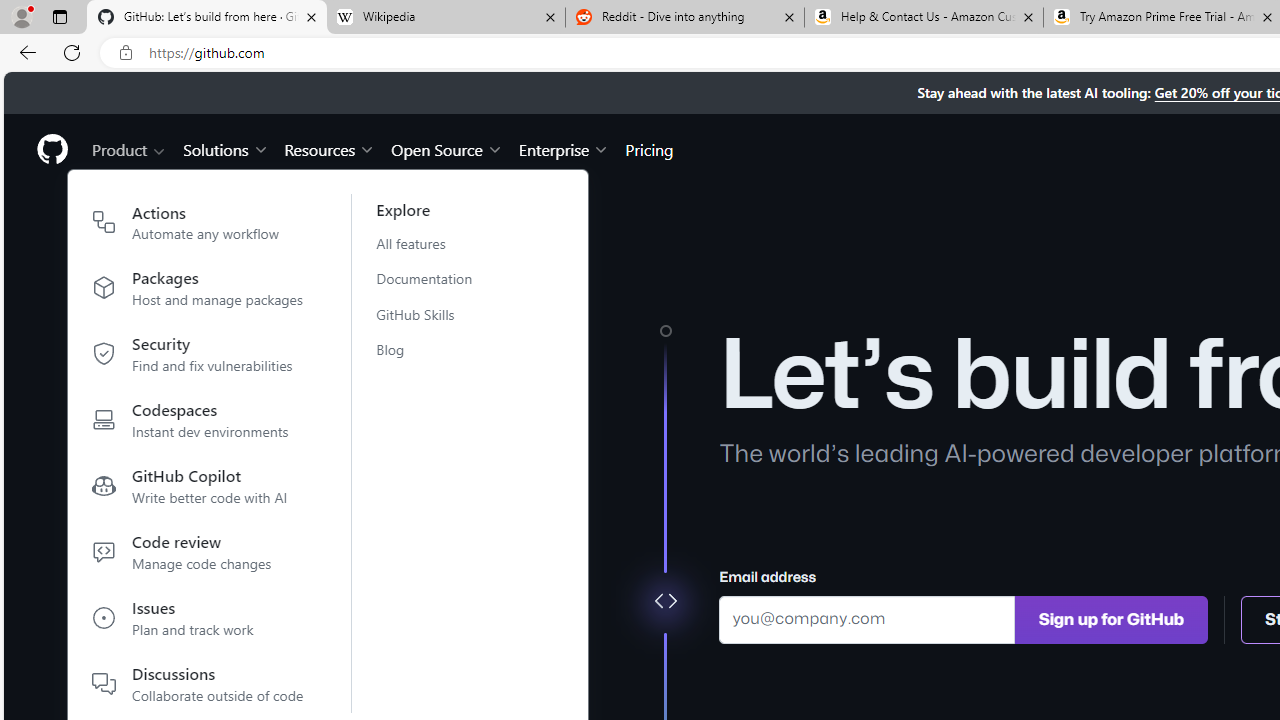 This screenshot has width=1280, height=720. Describe the element at coordinates (330, 148) in the screenshot. I see `'Resources'` at that location.